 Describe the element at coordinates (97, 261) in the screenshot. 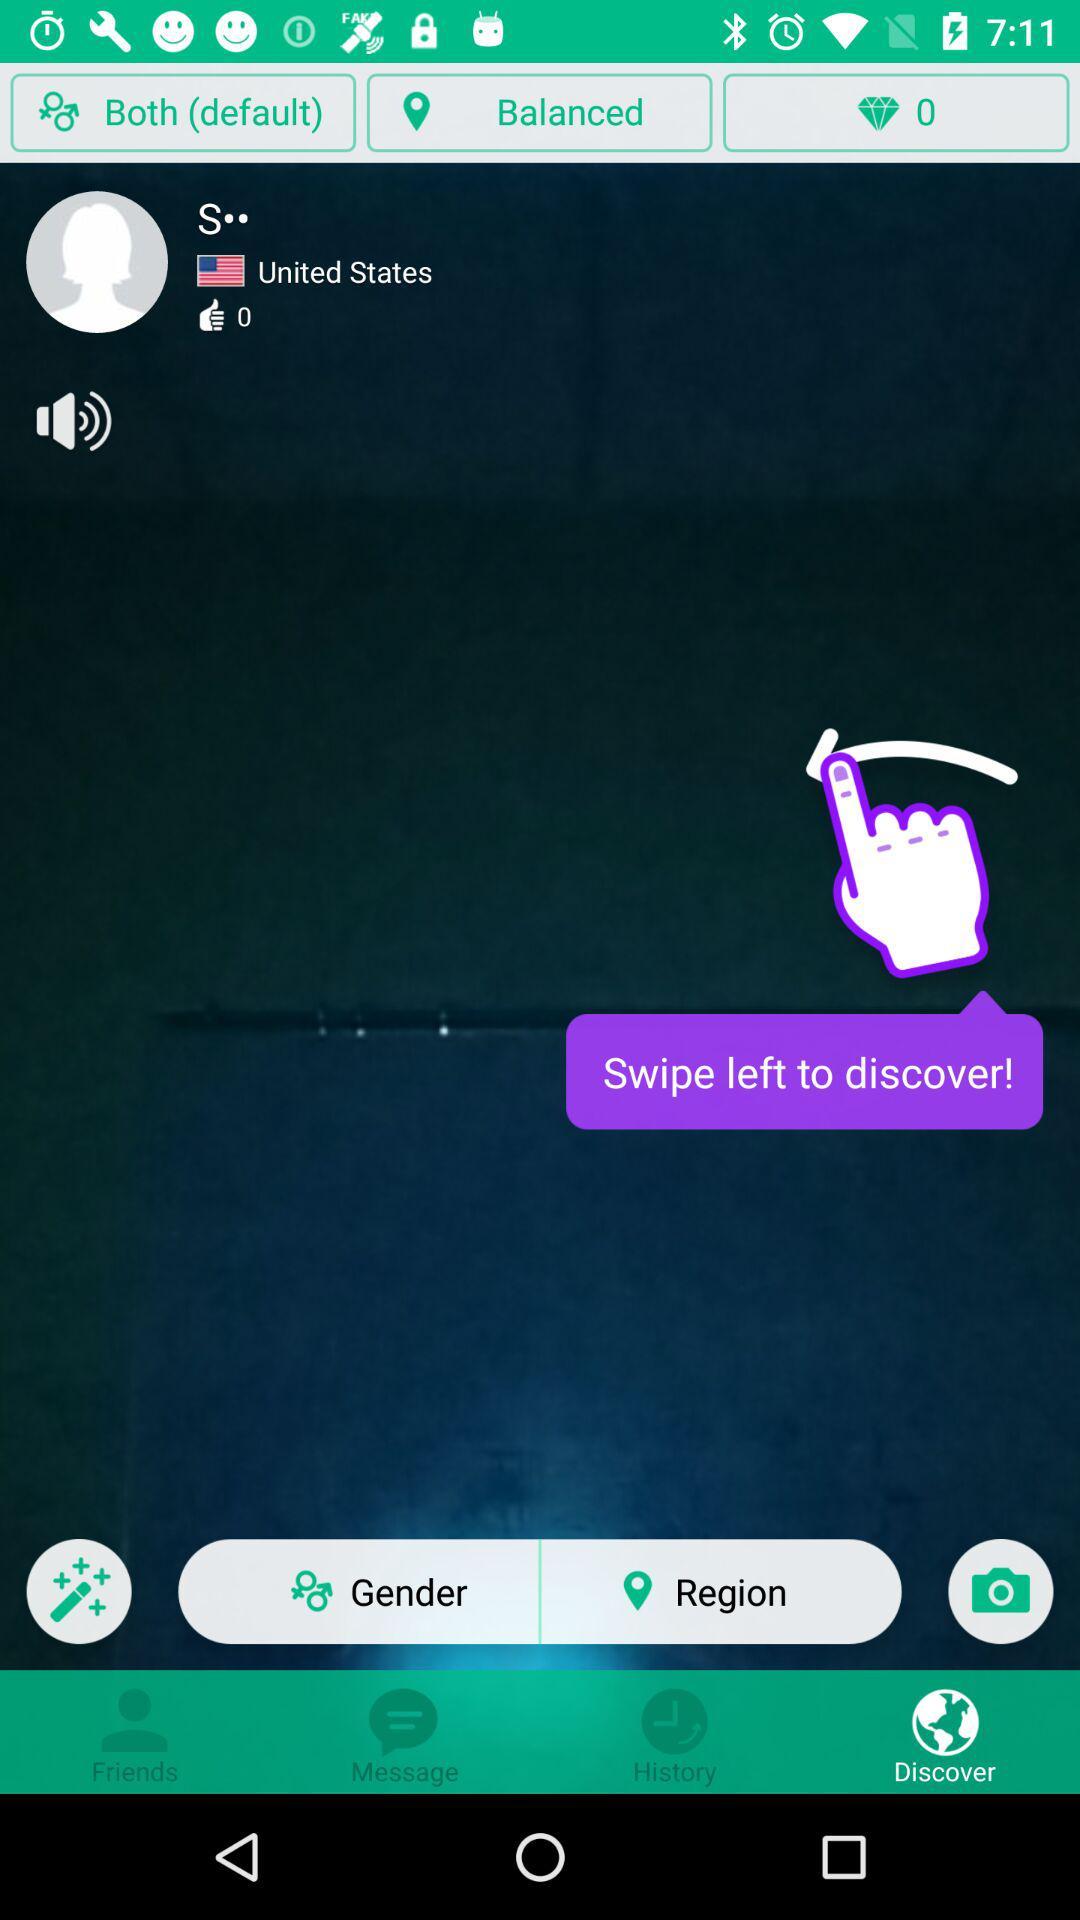

I see `the item below the both (default) item` at that location.